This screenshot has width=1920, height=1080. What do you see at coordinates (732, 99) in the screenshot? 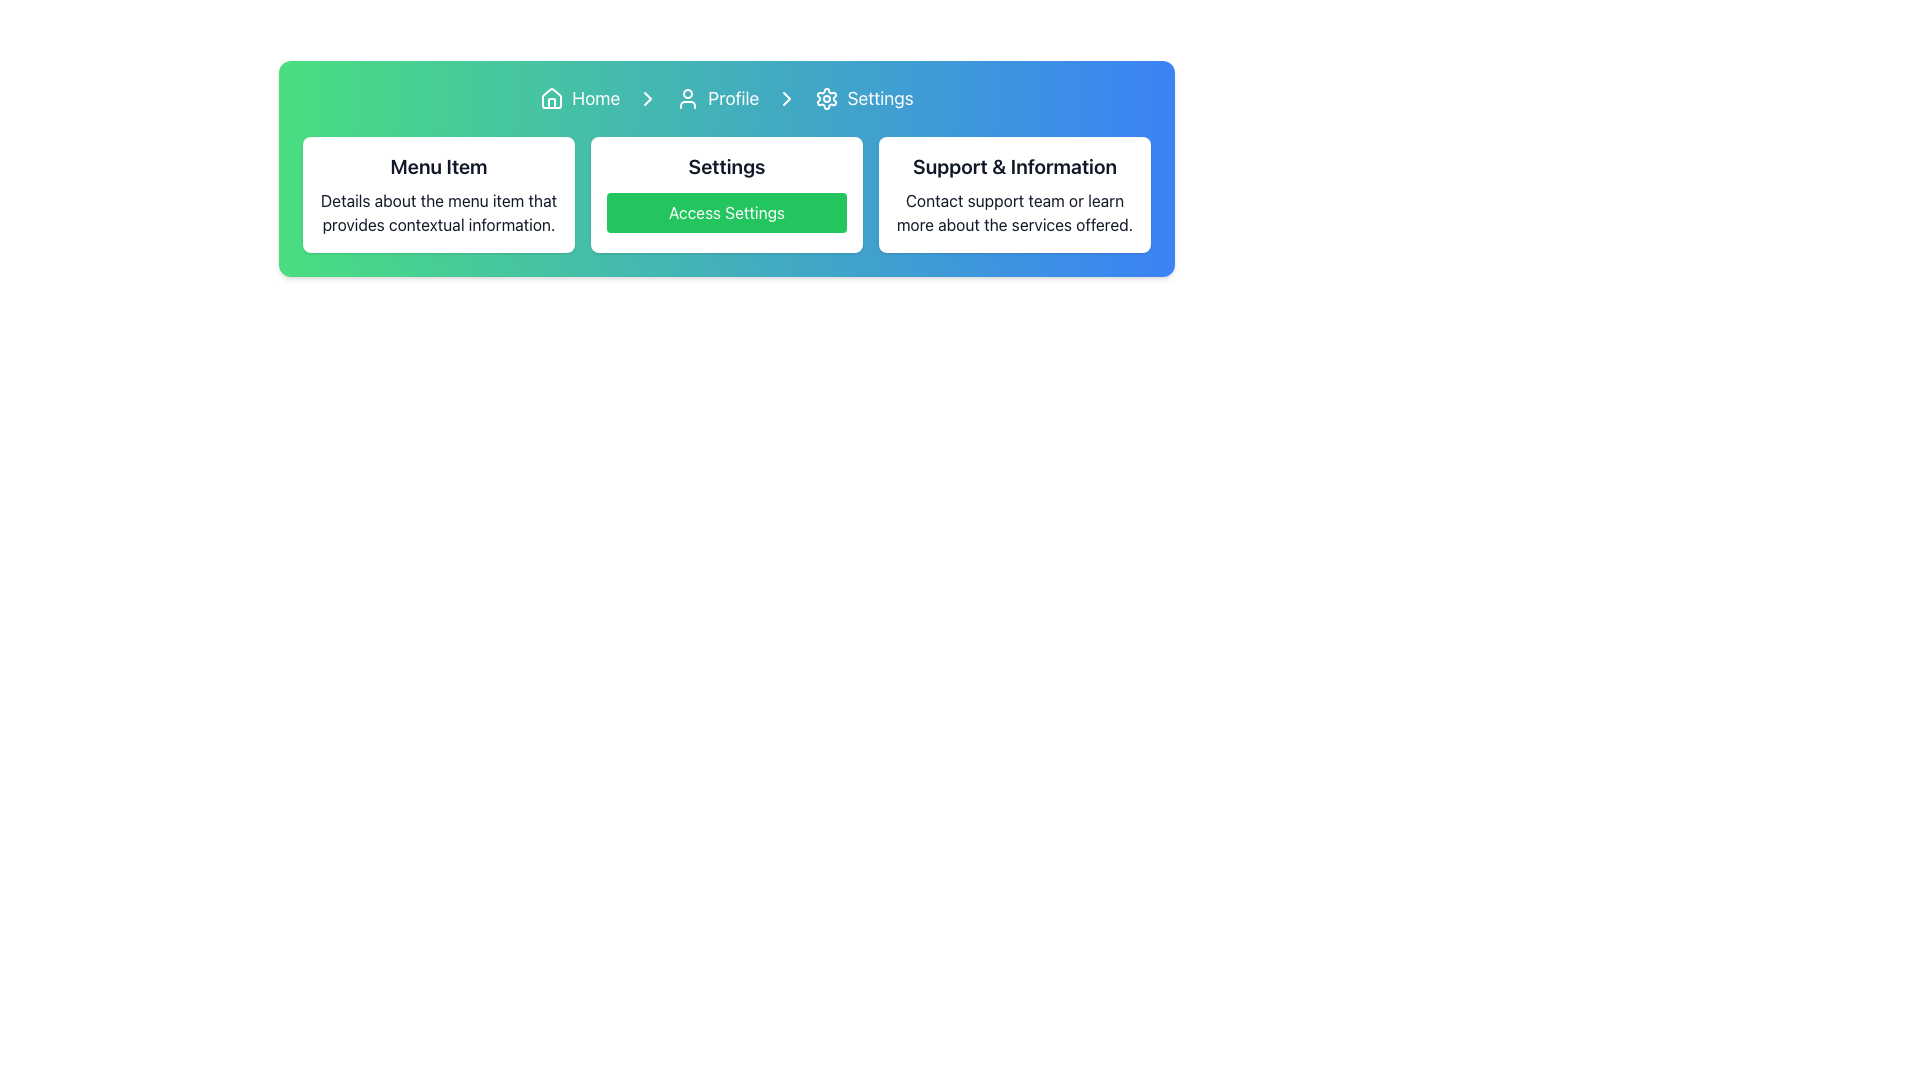
I see `the Static Text Label that represents the user profile section in the top navigation bar, located between the user profile icon and the 'Settings' label` at bounding box center [732, 99].